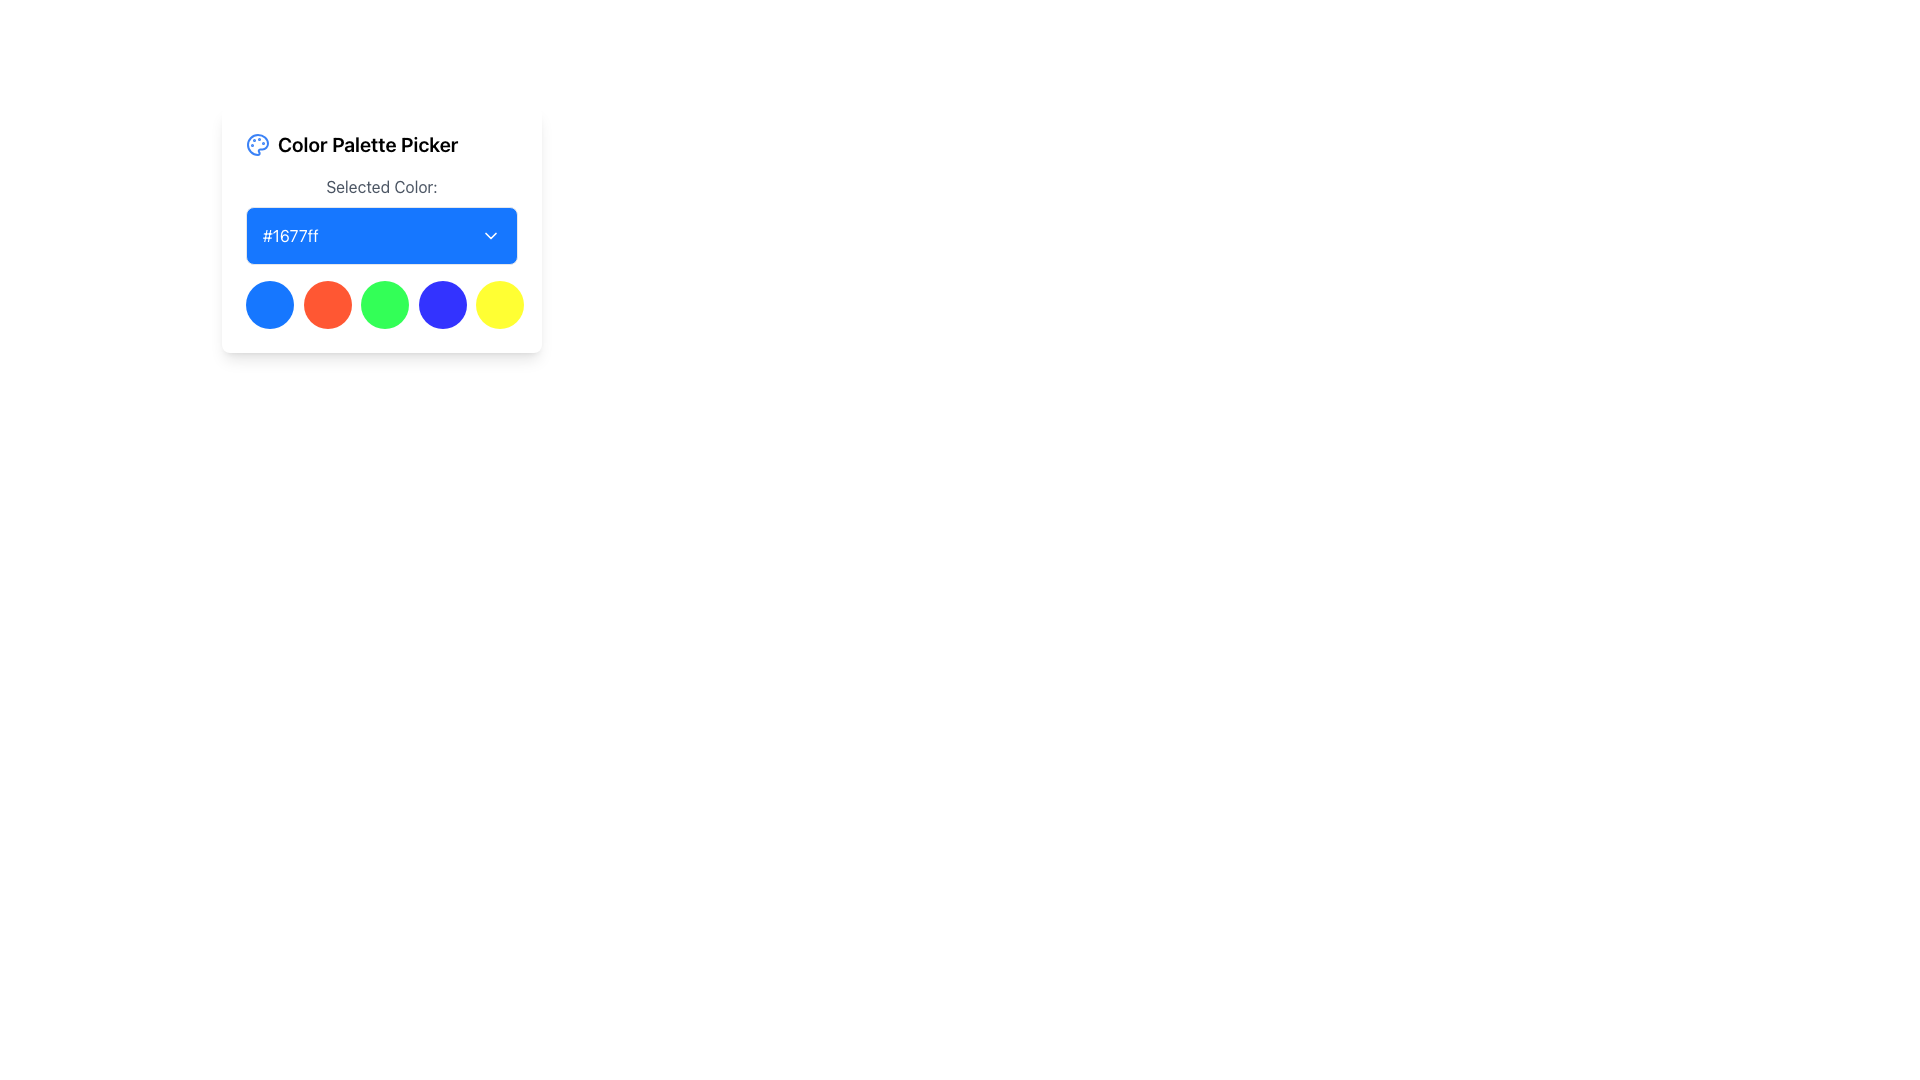  I want to click on the Text Label with Icon labeled 'Color Palette Picker' which features a blue palette icon to the left, located at the top of the section inside the card-like component, so click(382, 144).